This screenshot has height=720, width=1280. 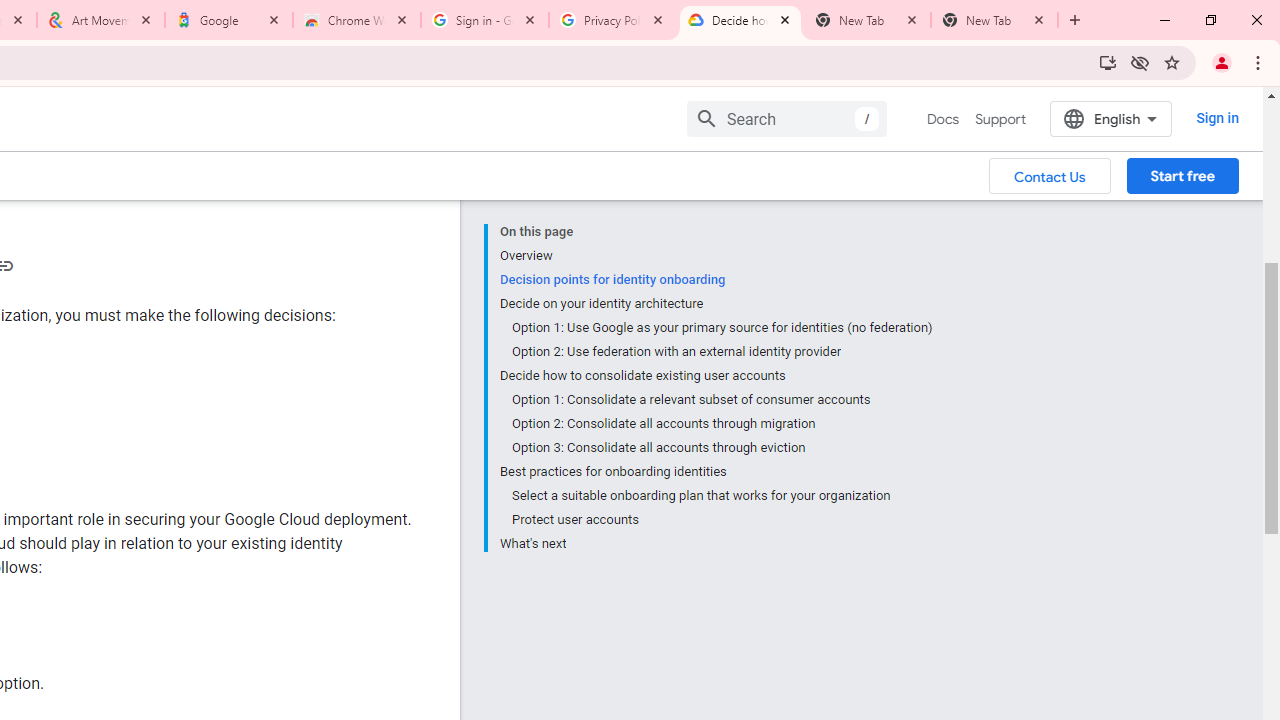 I want to click on 'Start free', so click(x=1182, y=174).